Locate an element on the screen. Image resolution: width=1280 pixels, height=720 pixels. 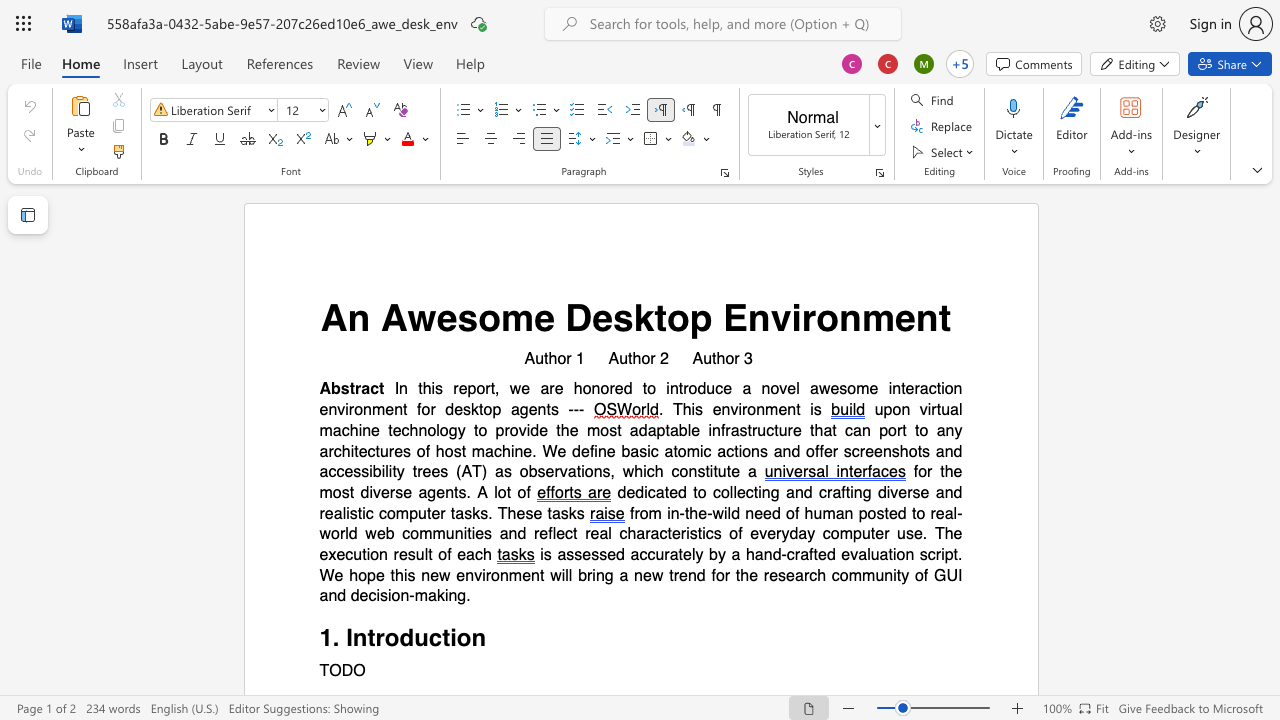
the 5th character "s" in the text is located at coordinates (602, 555).